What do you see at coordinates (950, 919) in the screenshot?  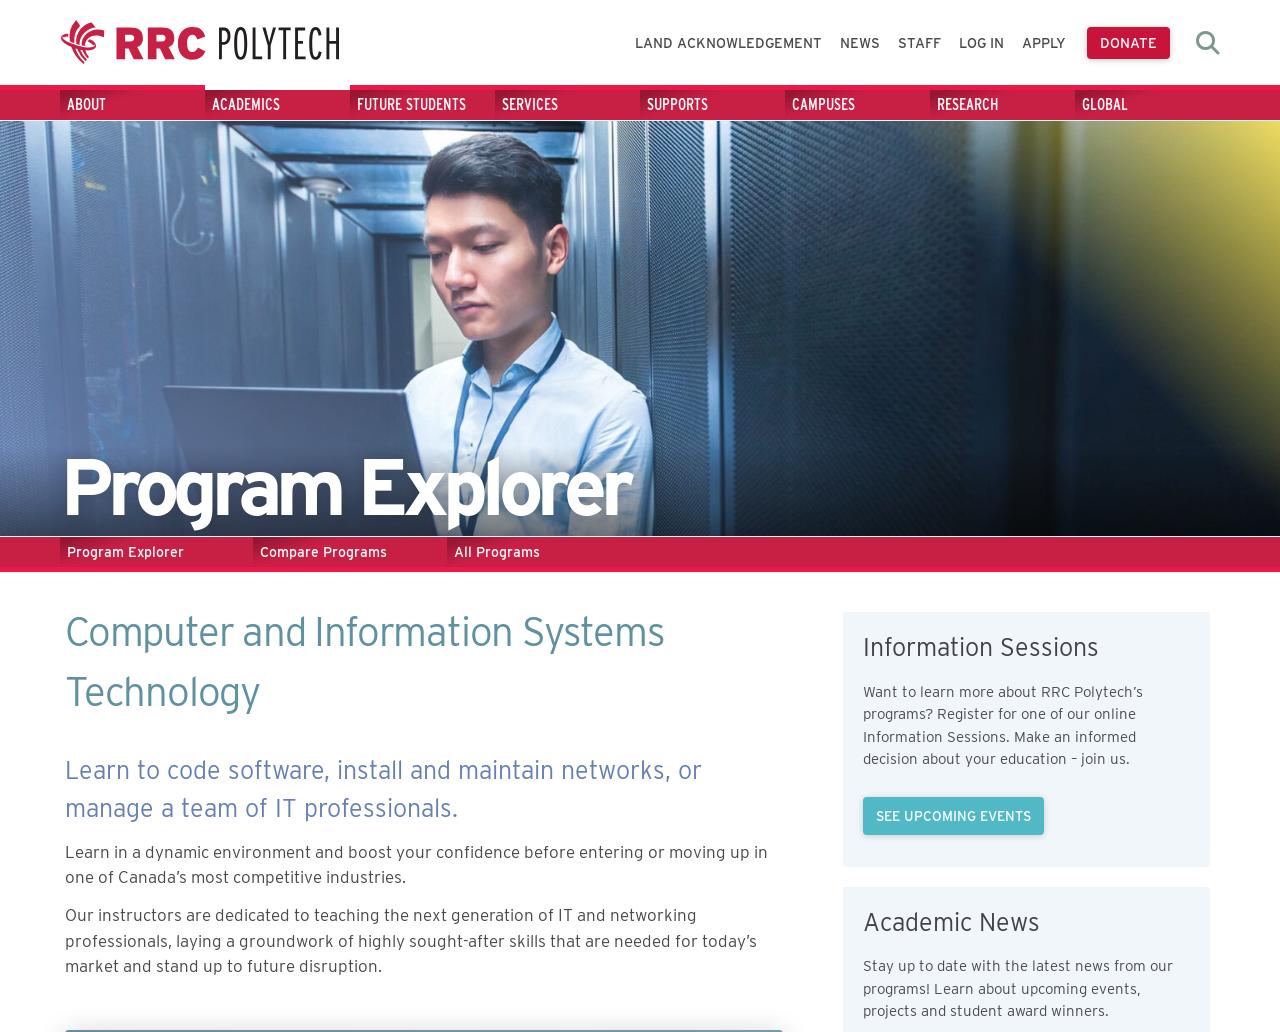 I see `'Academic News'` at bounding box center [950, 919].